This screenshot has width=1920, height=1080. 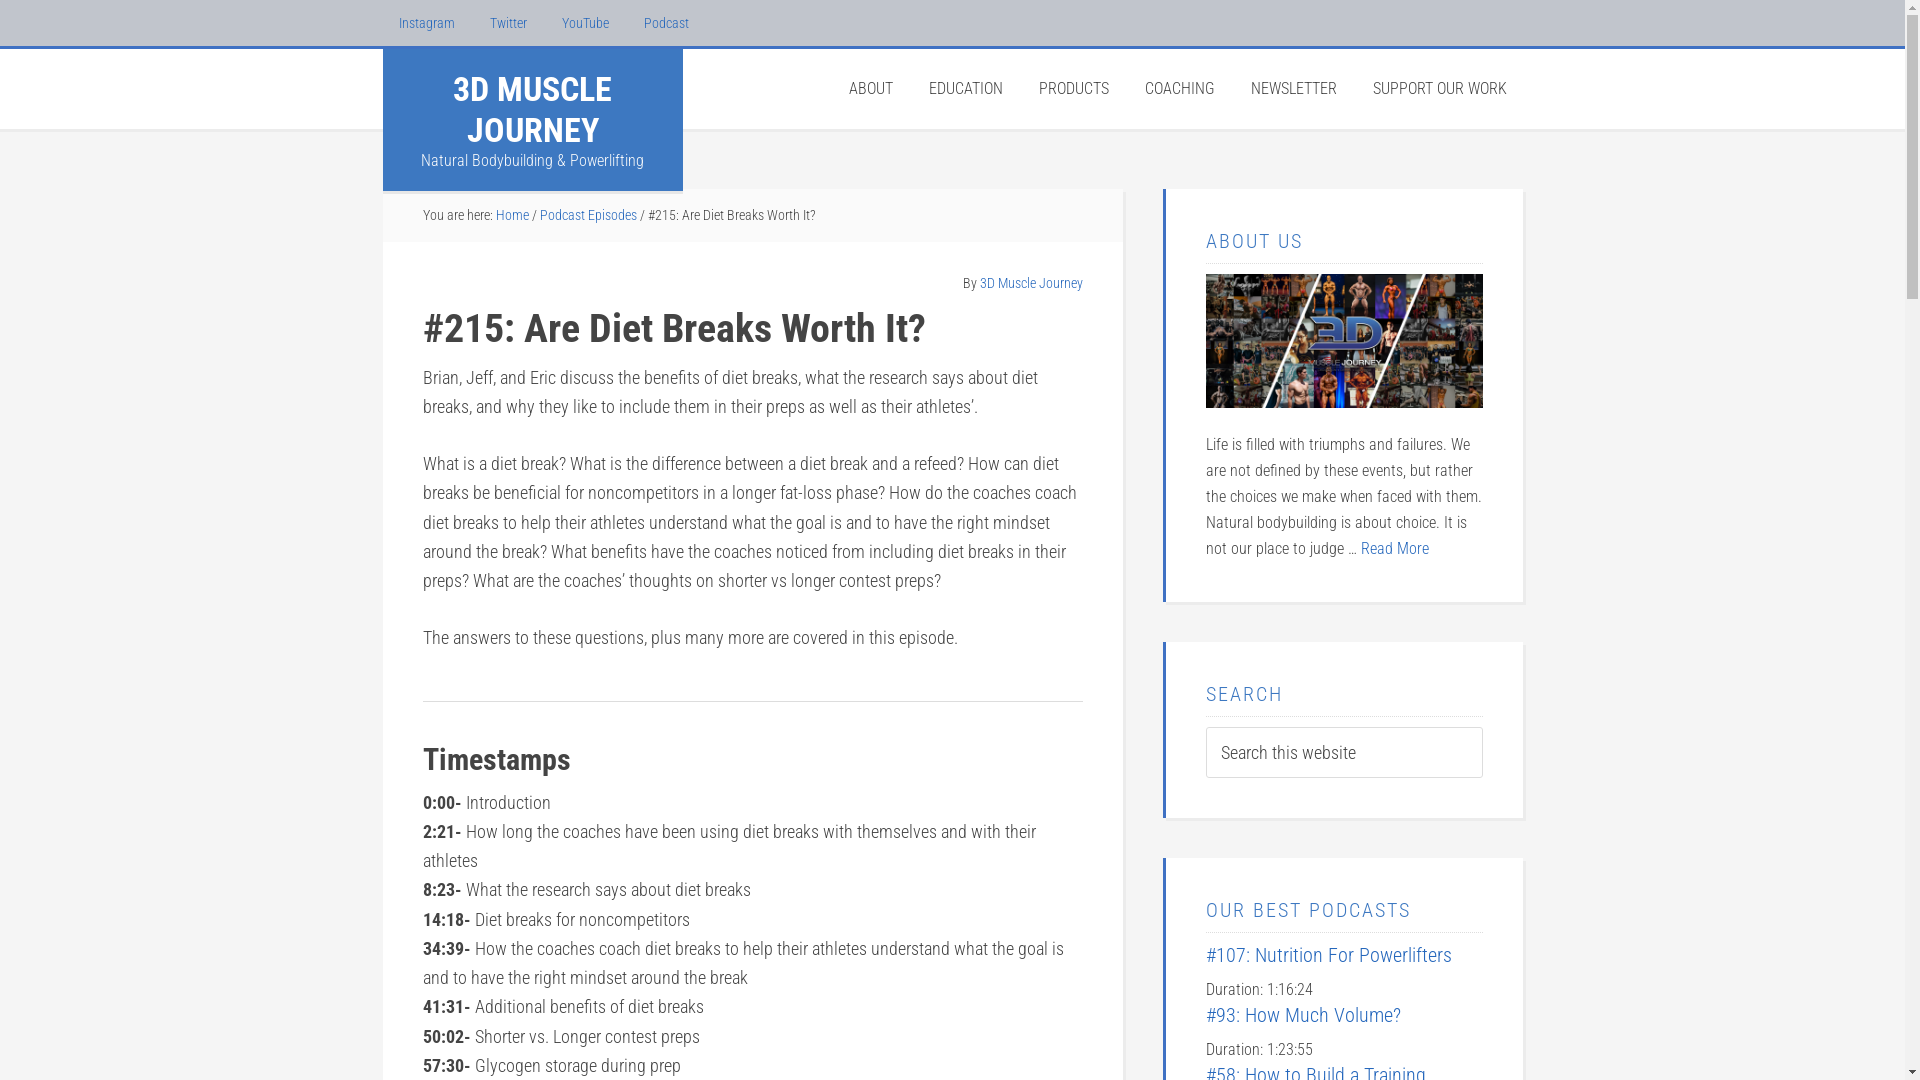 I want to click on 'Twitter', so click(x=508, y=23).